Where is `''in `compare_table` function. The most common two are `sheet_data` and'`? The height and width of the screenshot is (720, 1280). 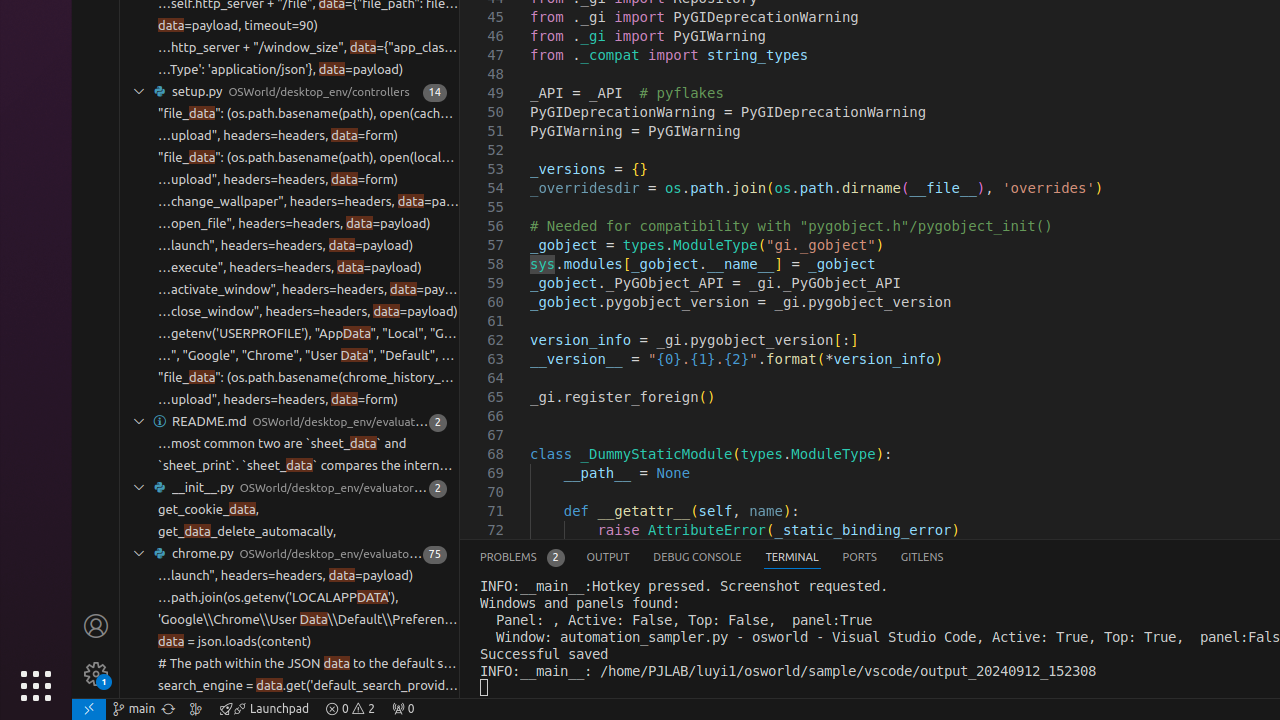
''in `compare_table` function. The most common two are `sheet_data` and' is located at coordinates (288, 442).